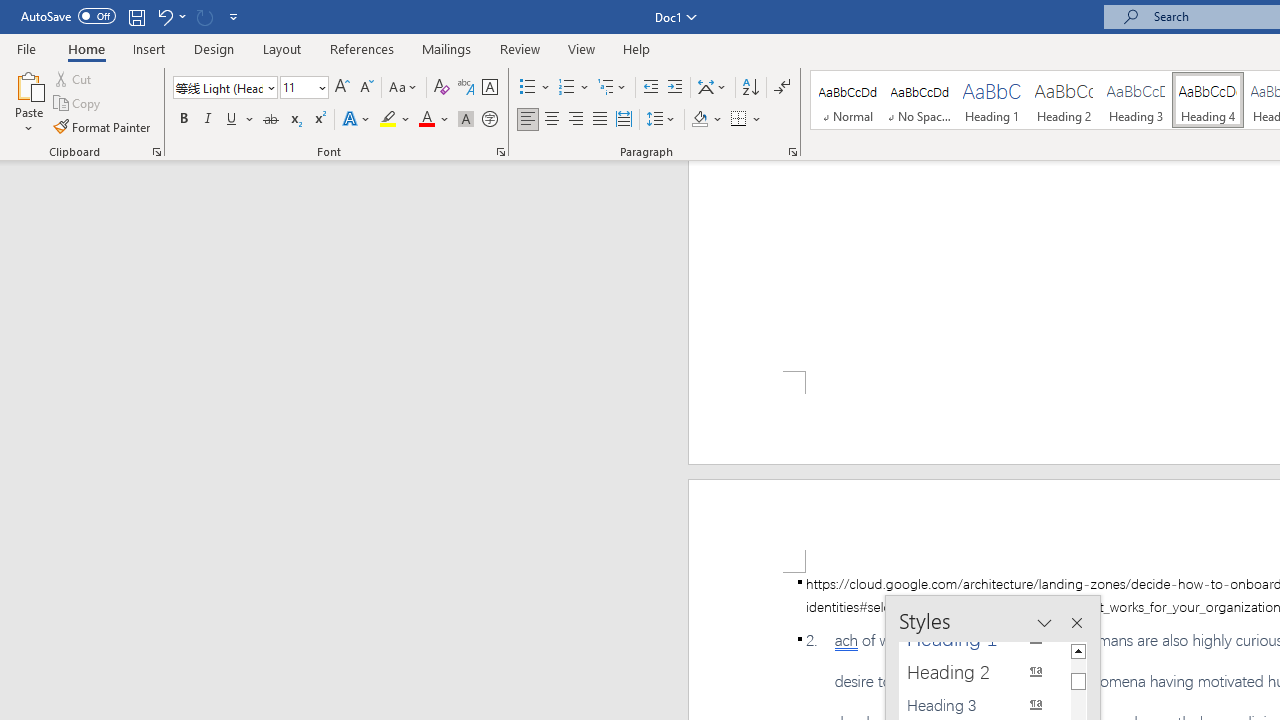 The height and width of the screenshot is (720, 1280). Describe the element at coordinates (612, 86) in the screenshot. I see `'Multilevel List'` at that location.